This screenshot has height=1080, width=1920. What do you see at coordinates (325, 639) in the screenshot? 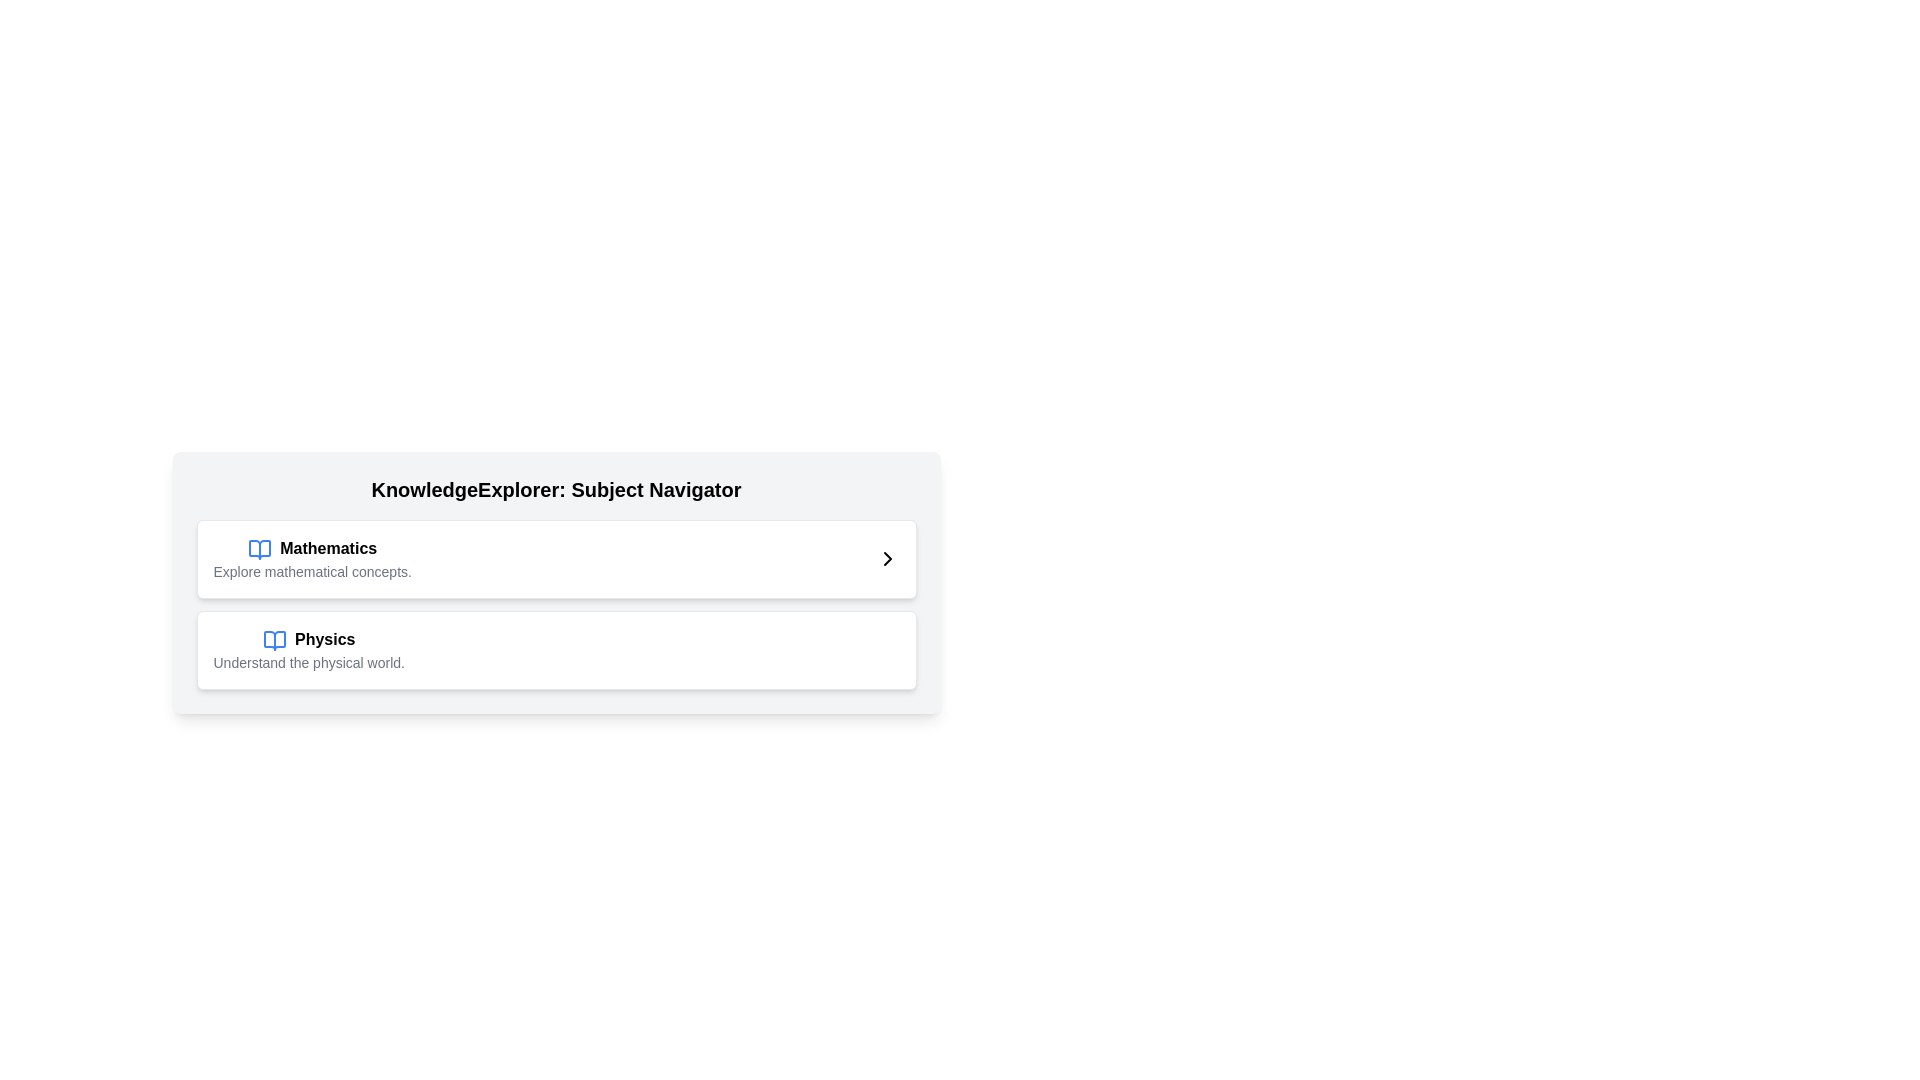
I see `the bolded text label titled 'Physics', which is the second title in the subject navigation card` at bounding box center [325, 639].